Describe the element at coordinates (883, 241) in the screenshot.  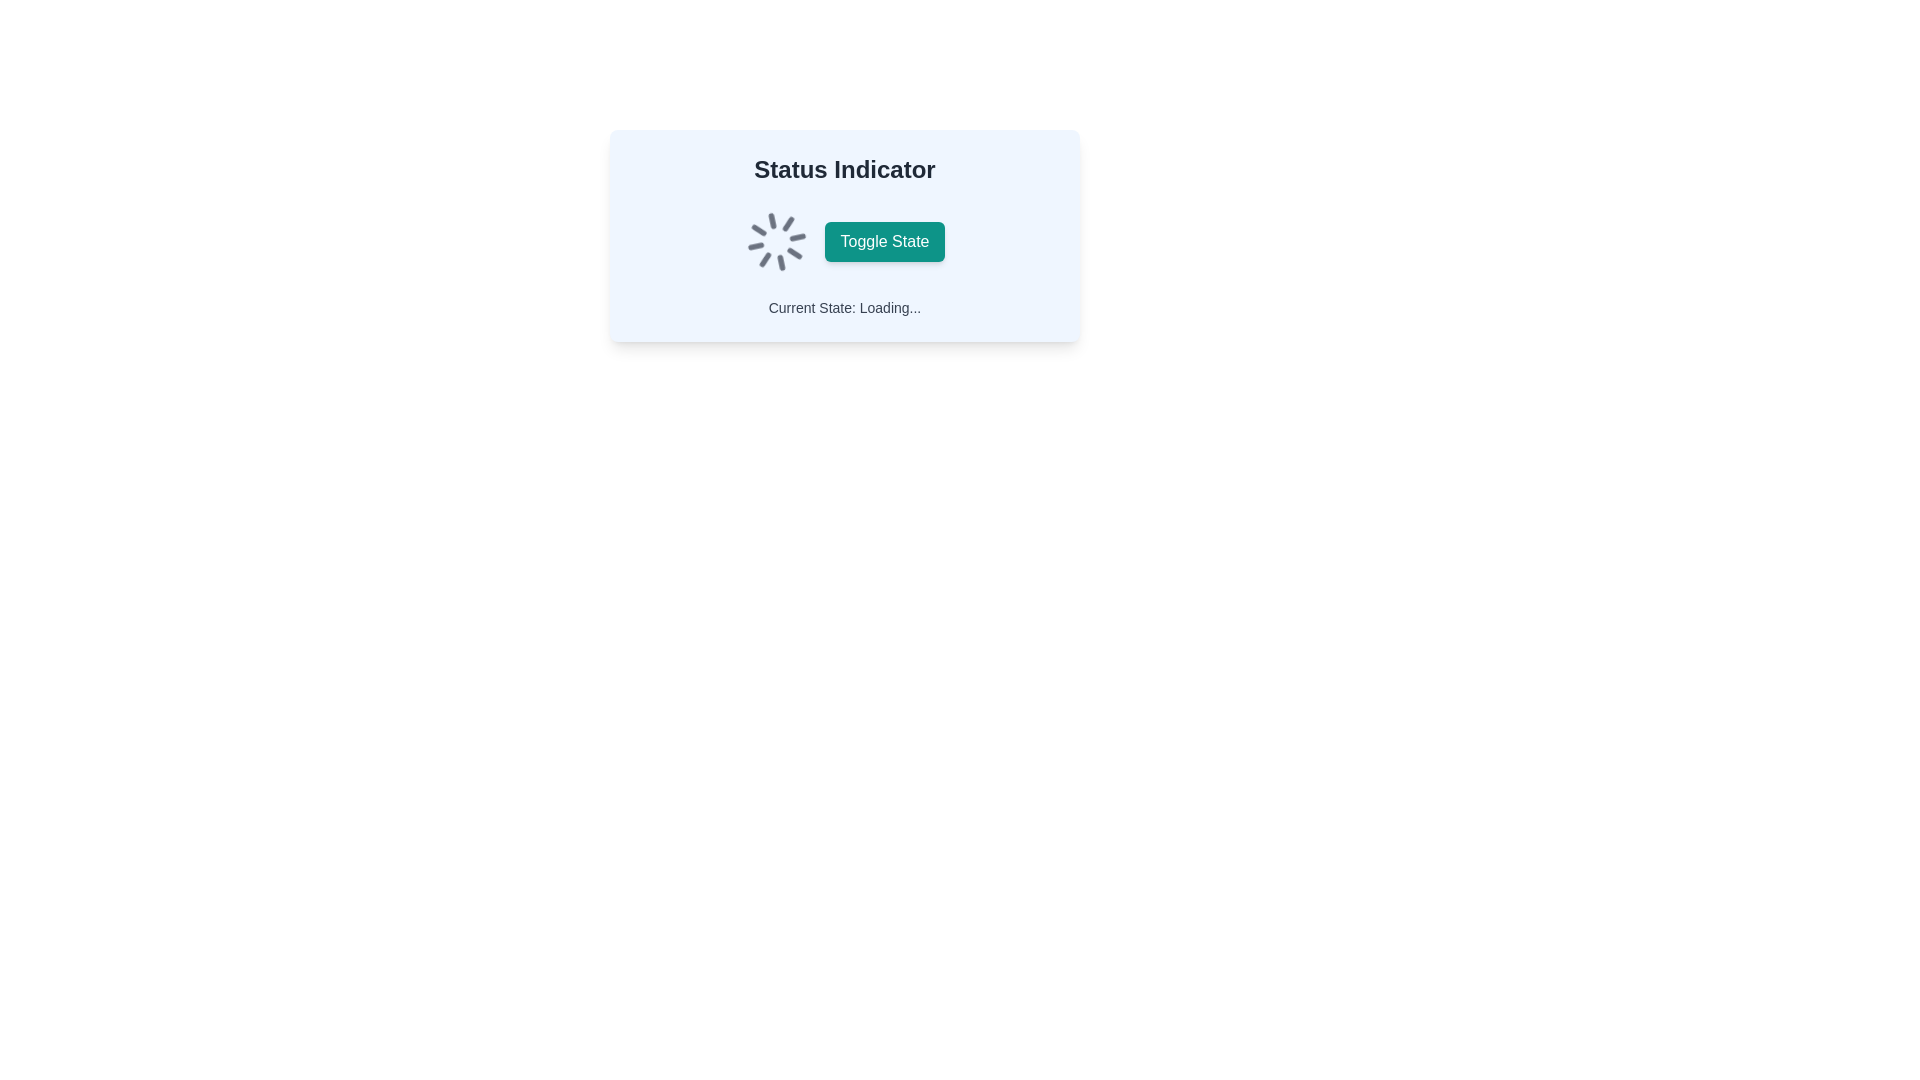
I see `the toggle button located to the right of the spinning loader icon` at that location.